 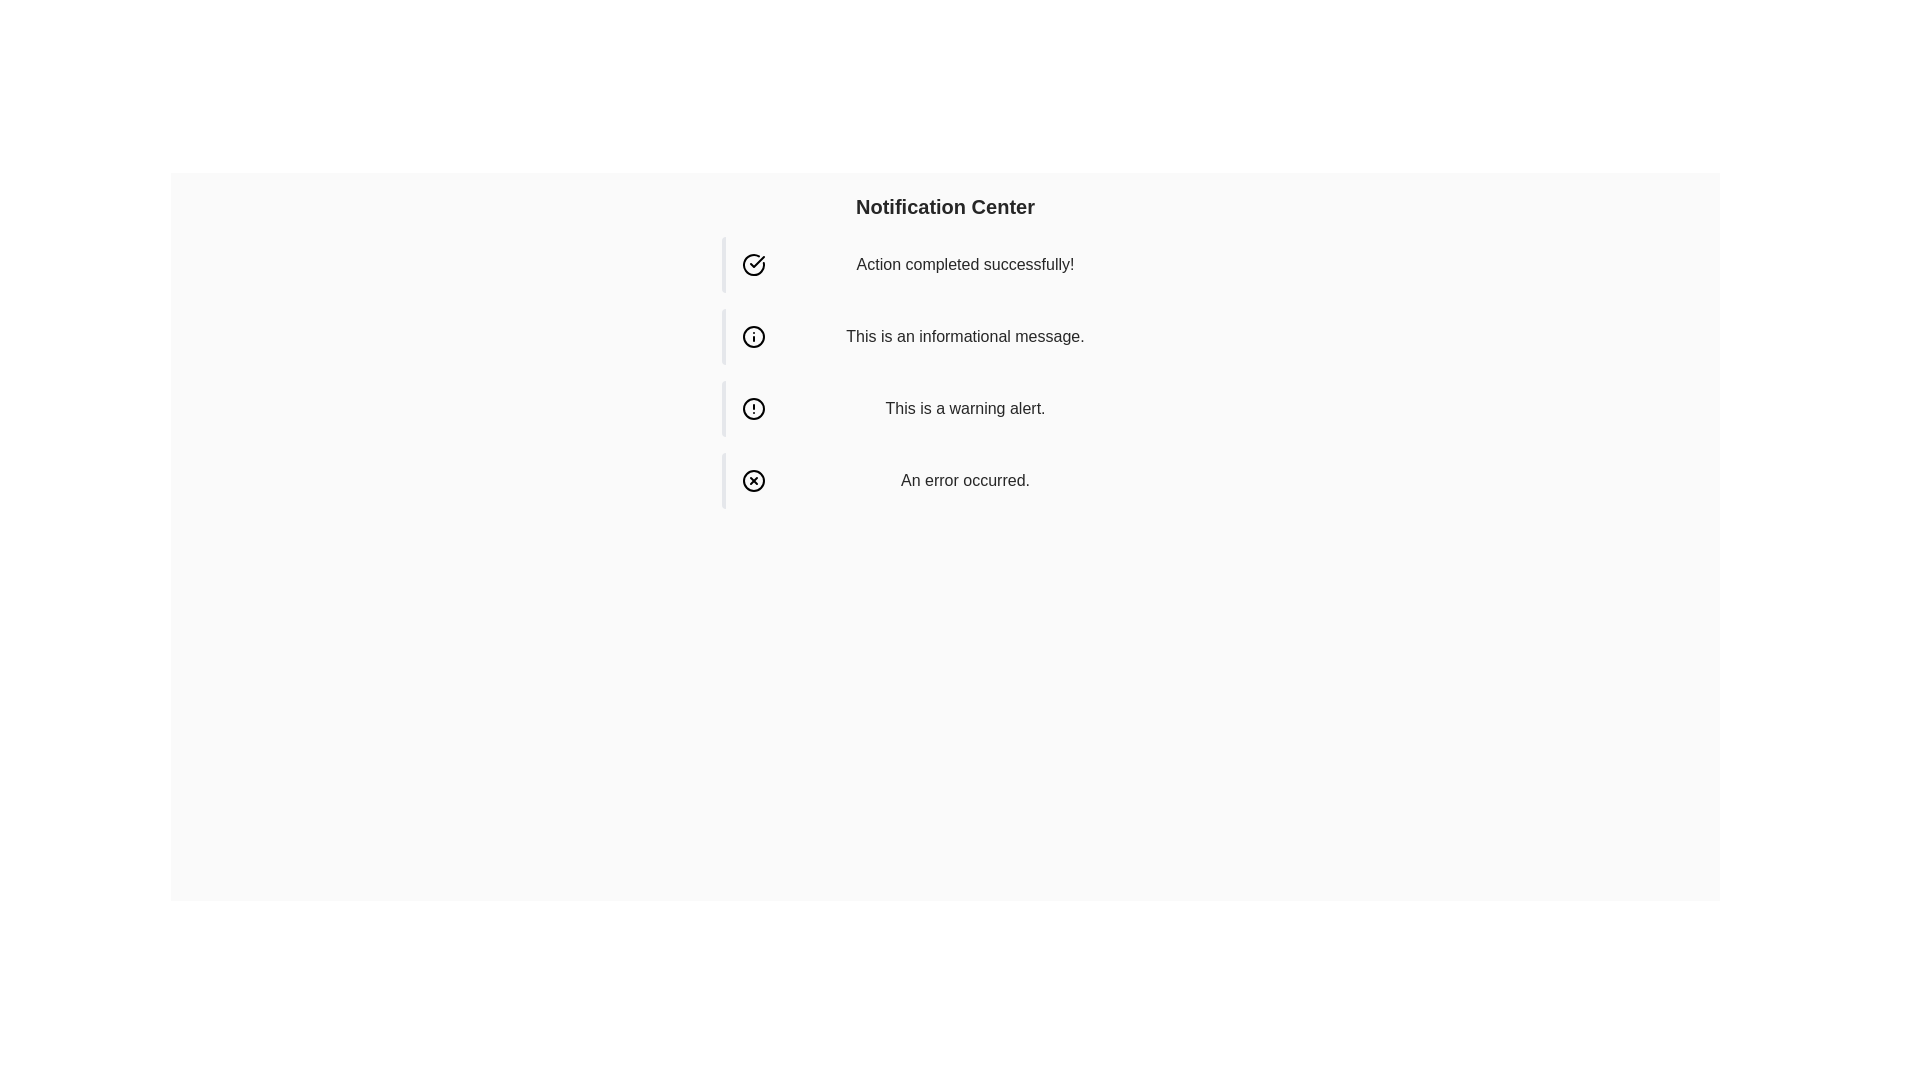 I want to click on the check-mark icon within the first notification item that signifies 'Action completed successfully!', so click(x=756, y=261).